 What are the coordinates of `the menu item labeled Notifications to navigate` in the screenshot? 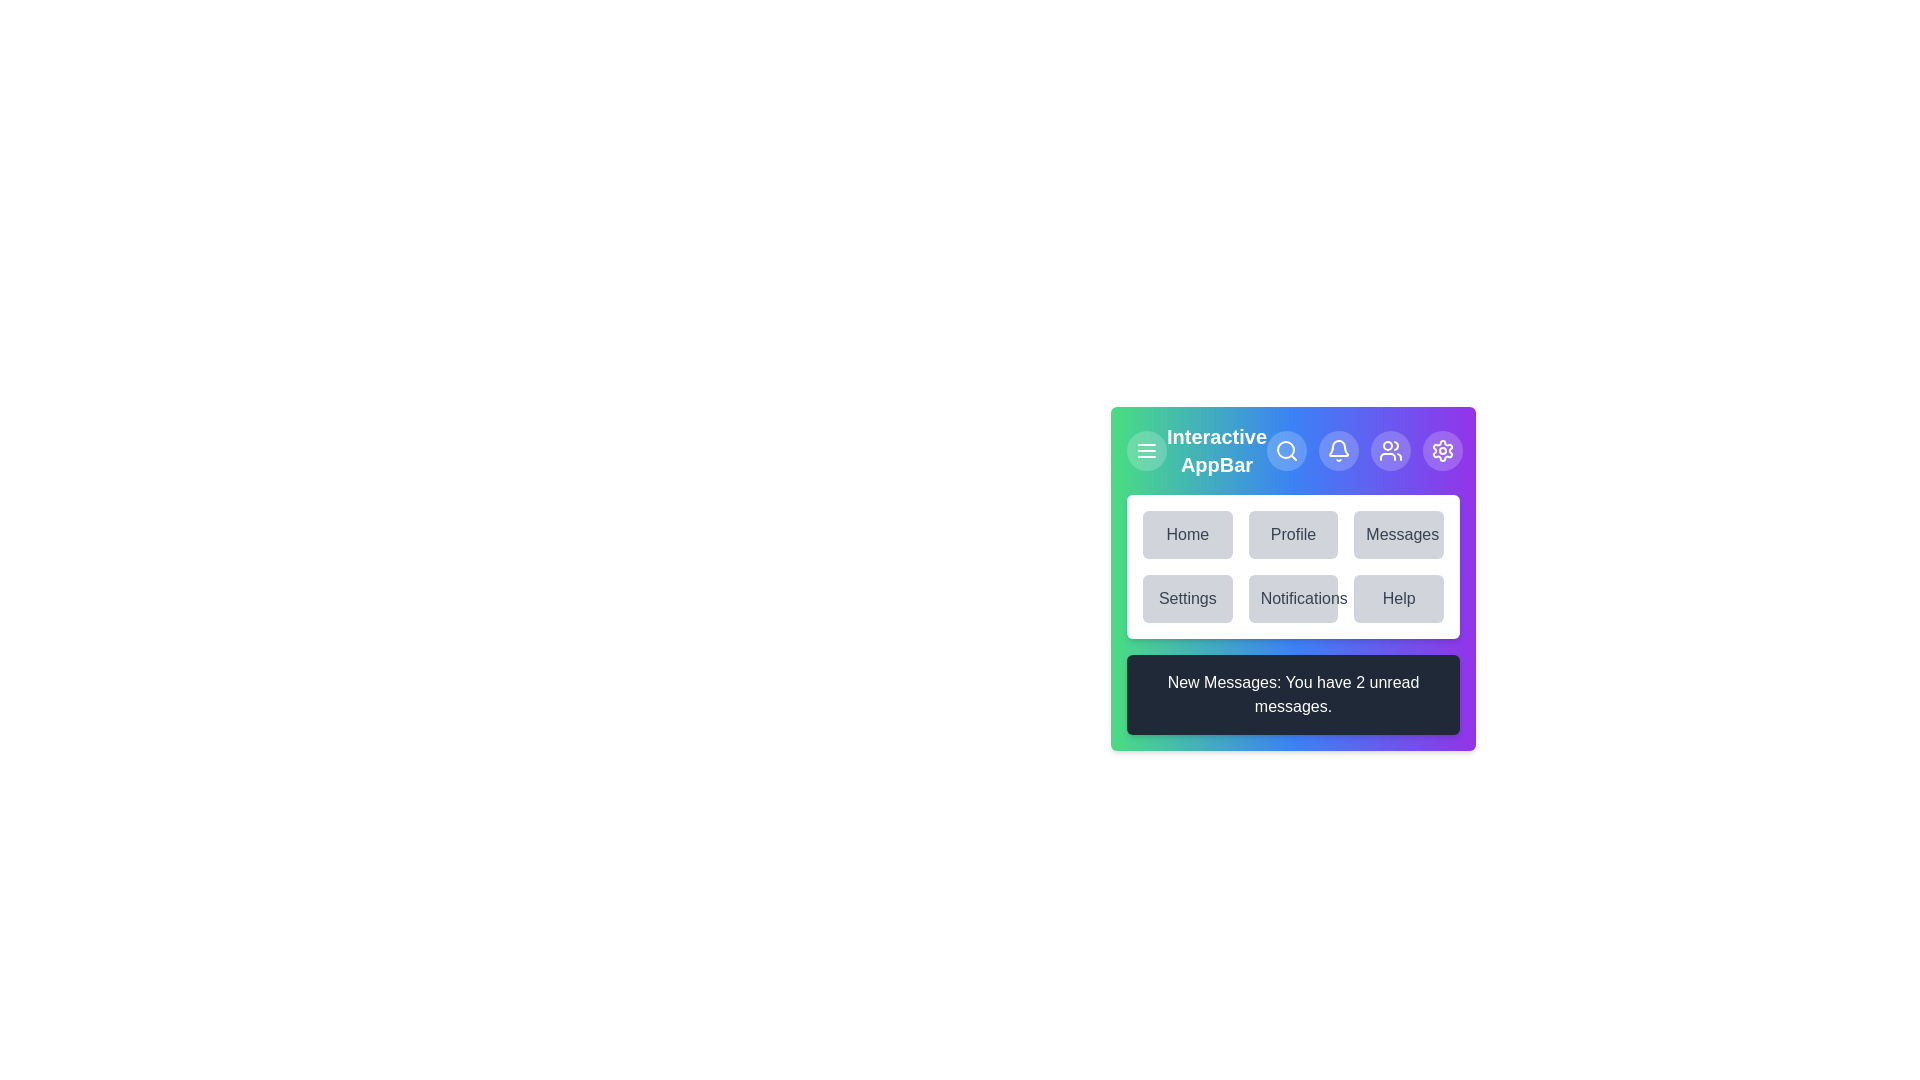 It's located at (1293, 597).